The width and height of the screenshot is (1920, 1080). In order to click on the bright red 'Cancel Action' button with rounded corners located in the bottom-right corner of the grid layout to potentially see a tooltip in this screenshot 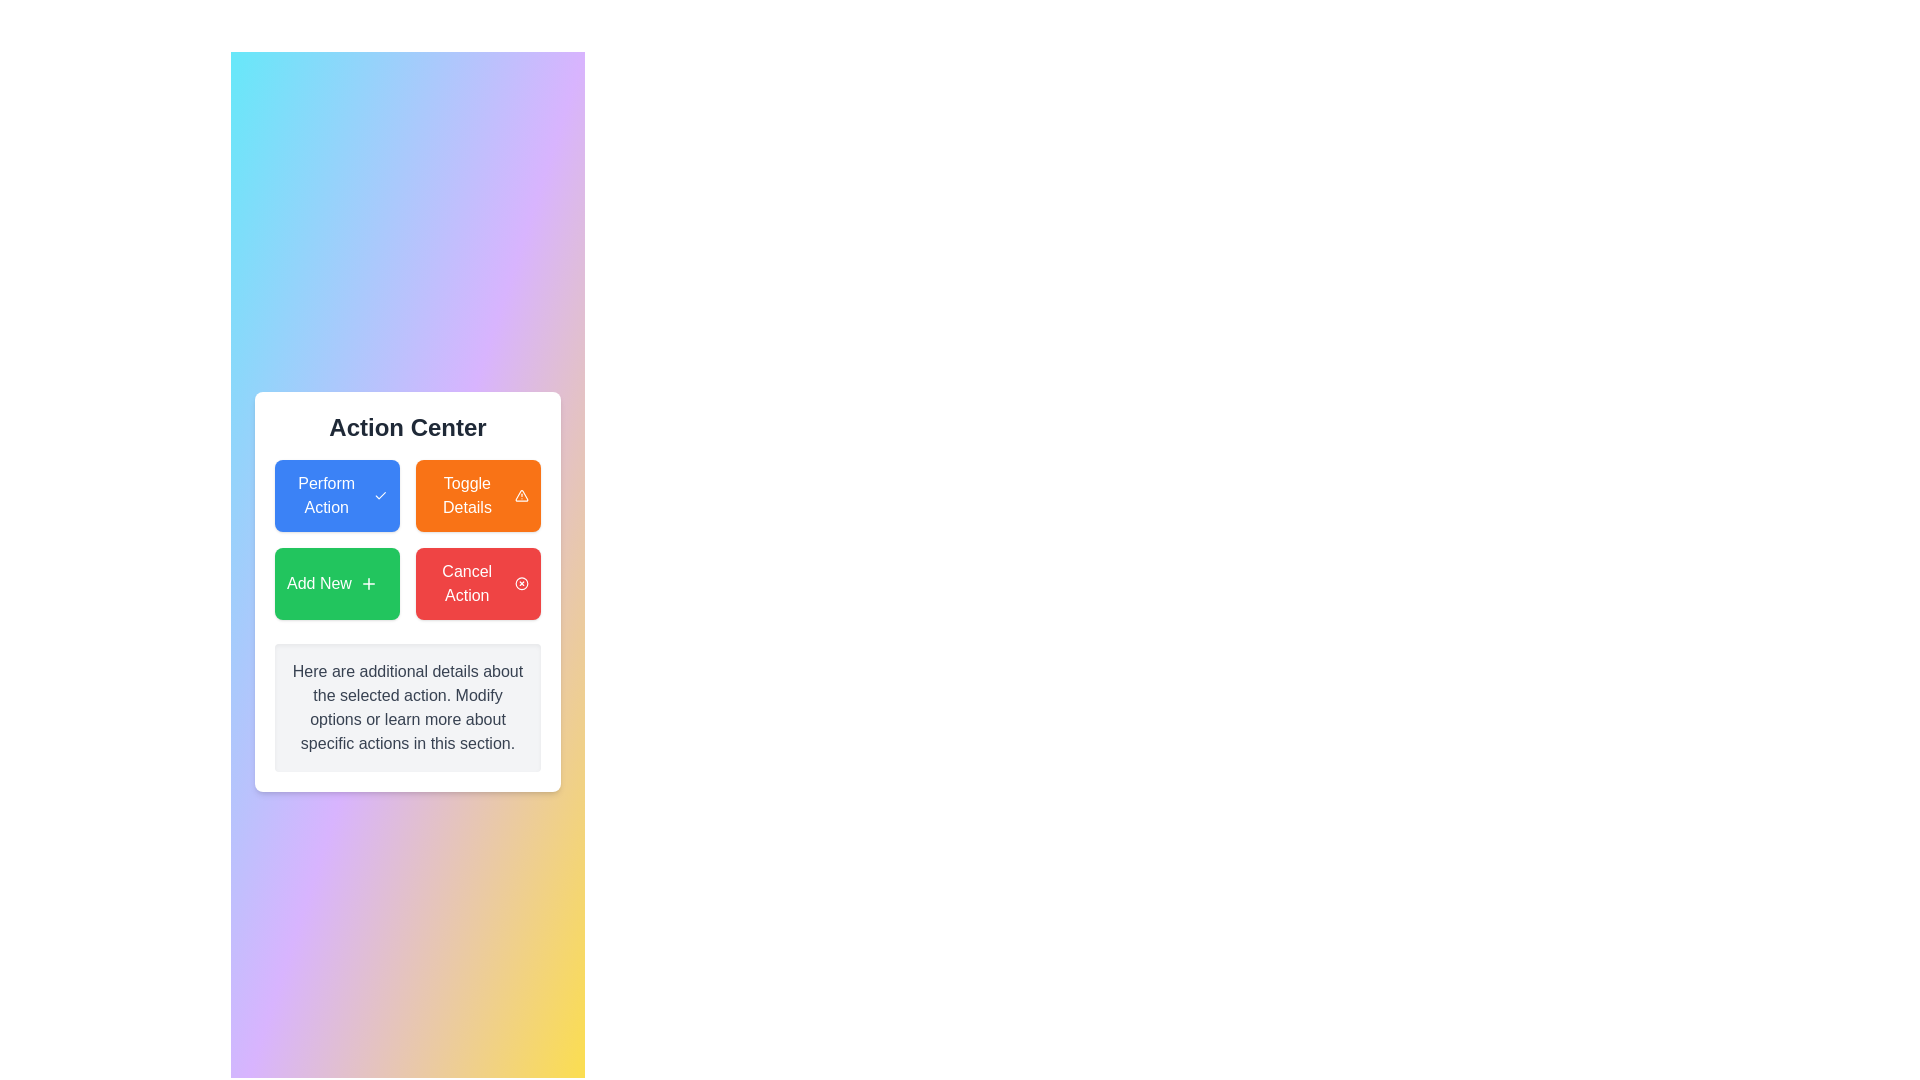, I will do `click(477, 583)`.